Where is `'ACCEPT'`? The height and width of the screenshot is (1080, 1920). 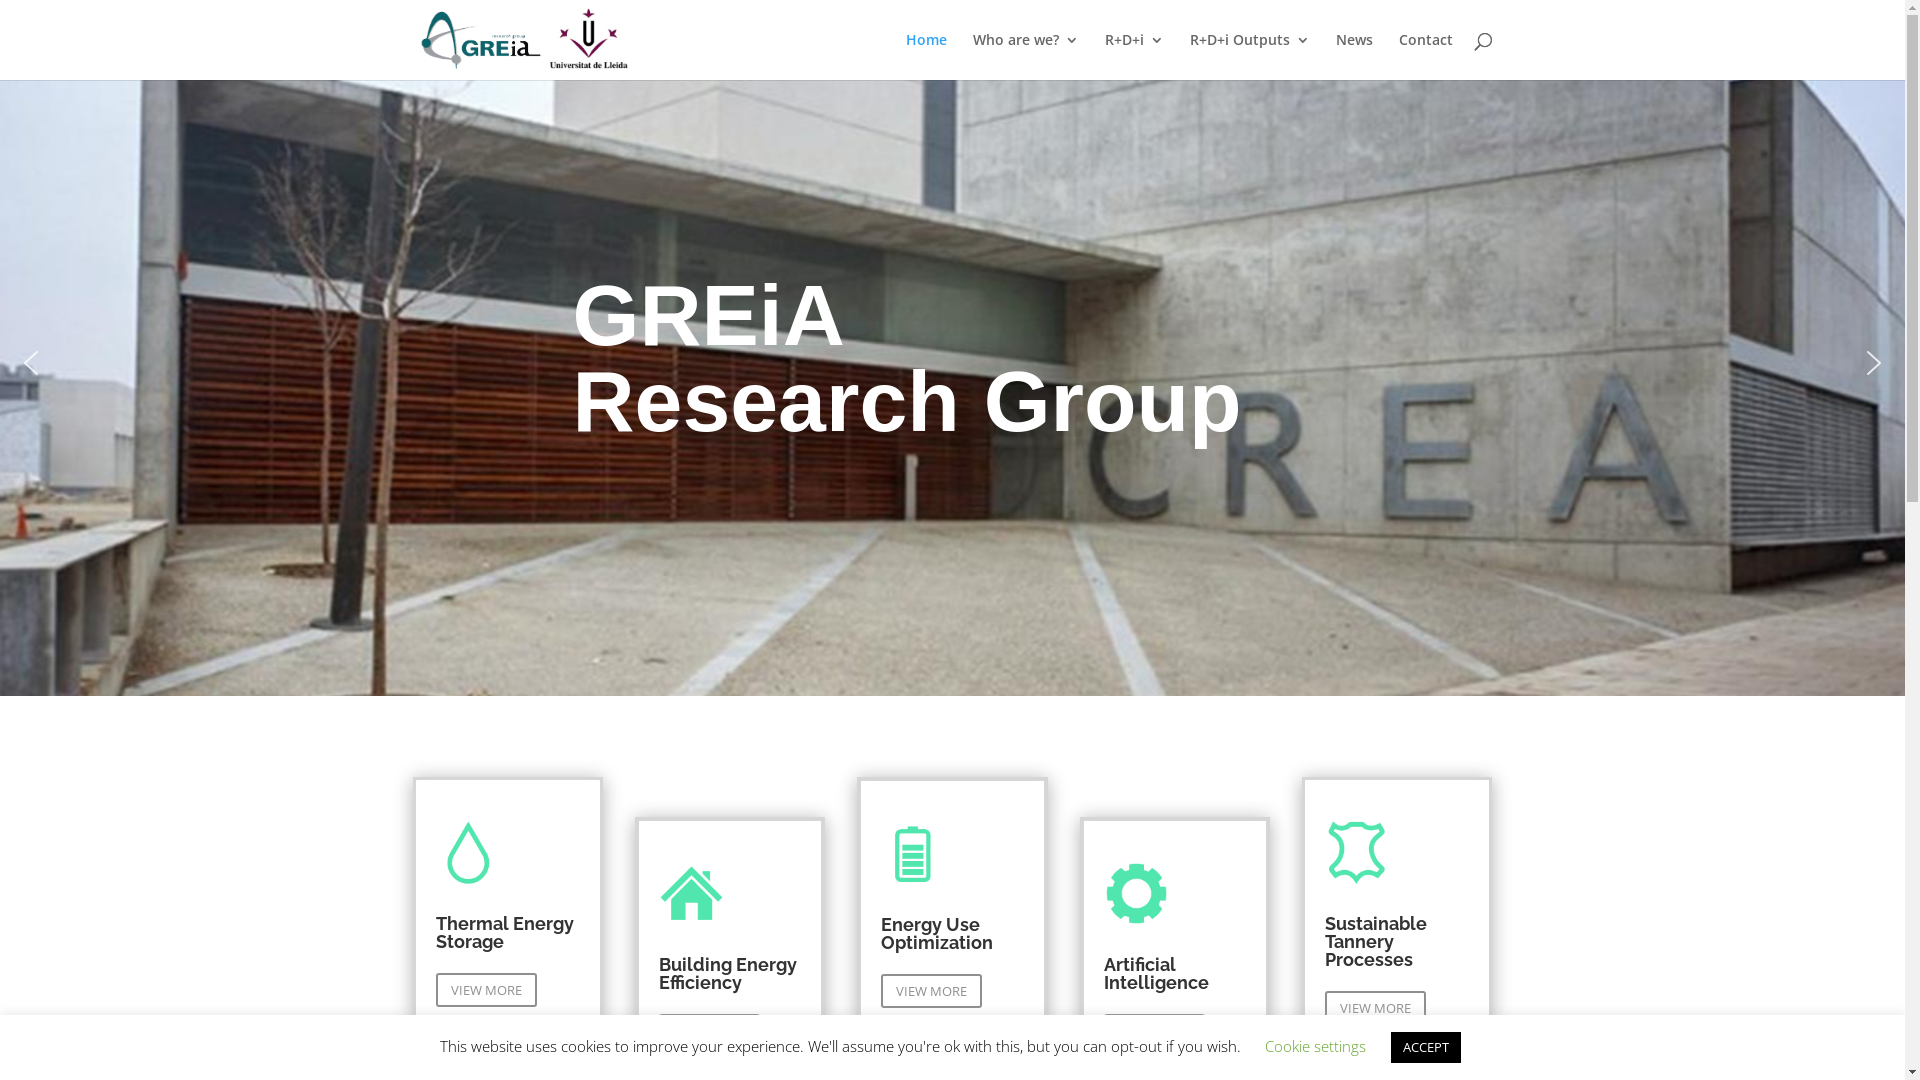
'ACCEPT' is located at coordinates (1424, 1046).